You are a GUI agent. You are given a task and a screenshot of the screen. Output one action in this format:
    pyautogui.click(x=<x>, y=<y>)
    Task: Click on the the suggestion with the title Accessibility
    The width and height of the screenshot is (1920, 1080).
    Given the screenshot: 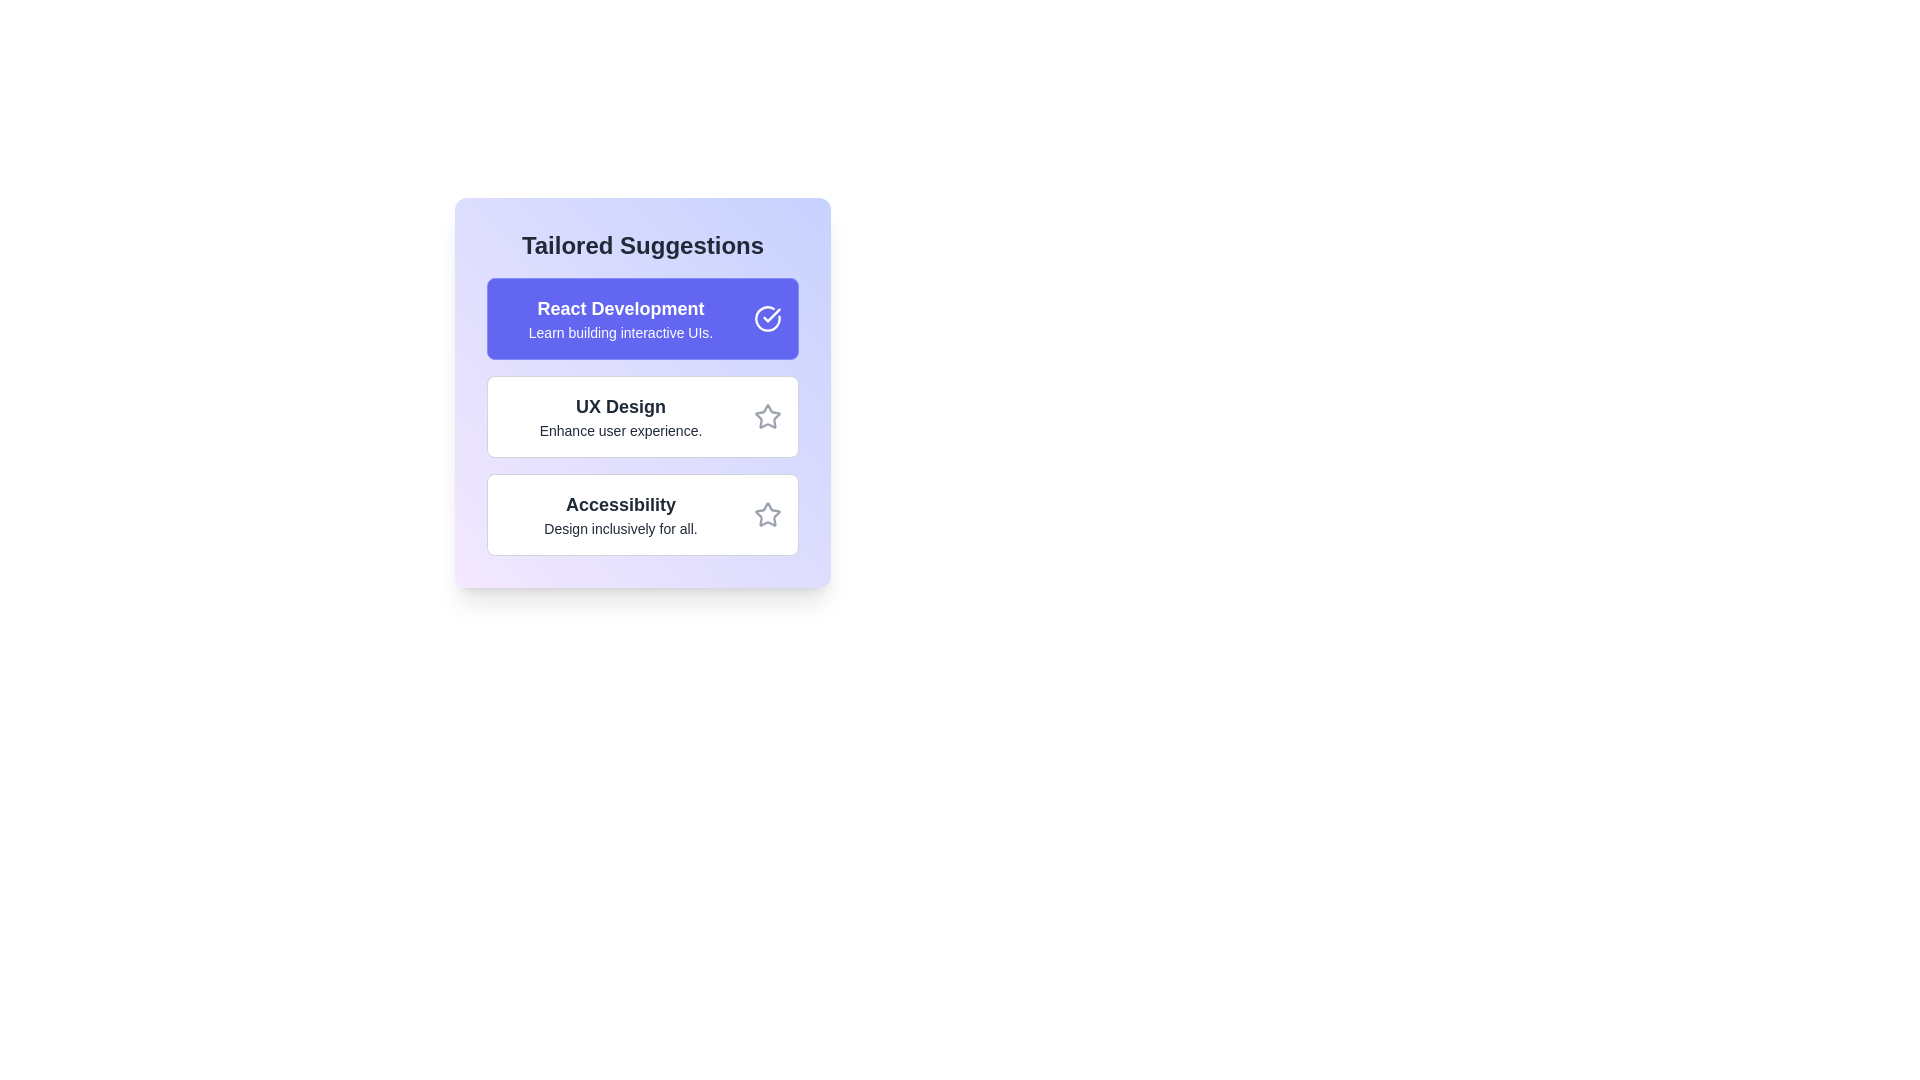 What is the action you would take?
    pyautogui.click(x=643, y=514)
    